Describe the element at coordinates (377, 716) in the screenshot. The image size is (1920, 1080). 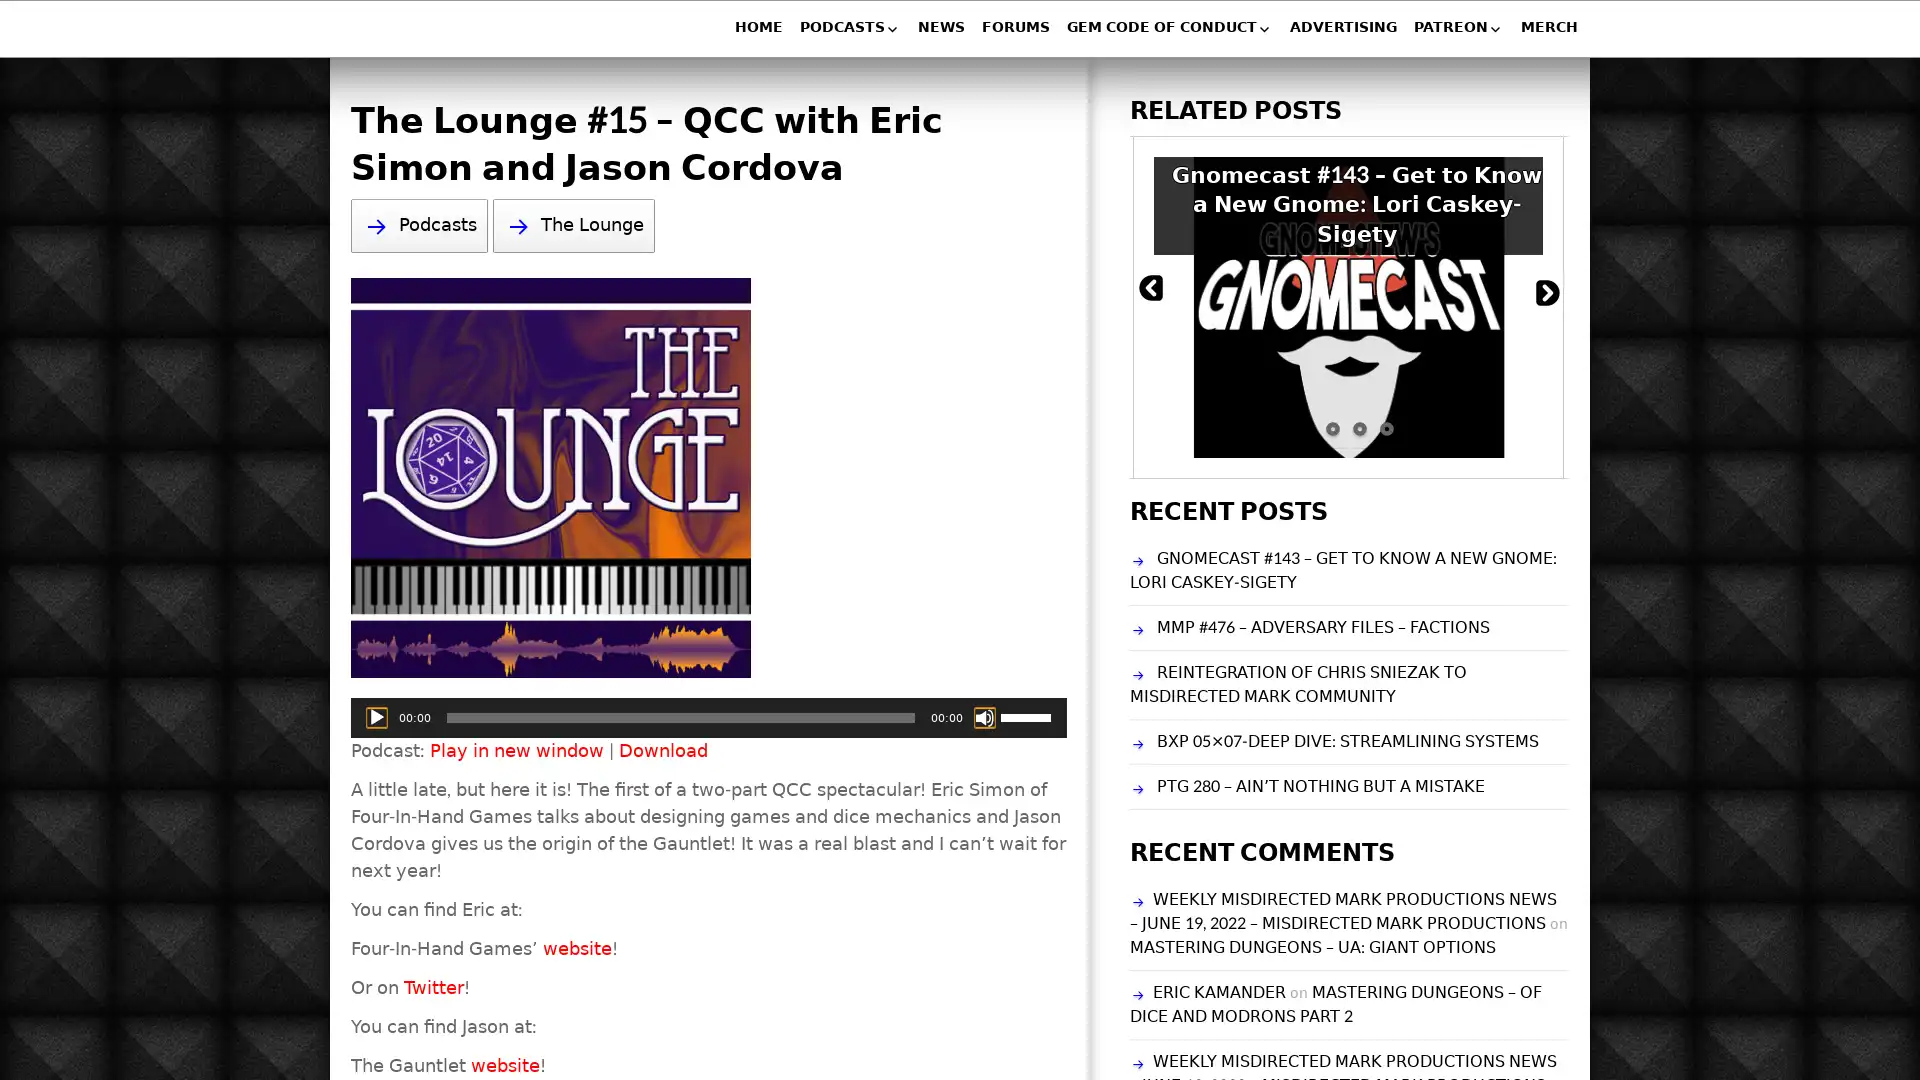
I see `Play` at that location.